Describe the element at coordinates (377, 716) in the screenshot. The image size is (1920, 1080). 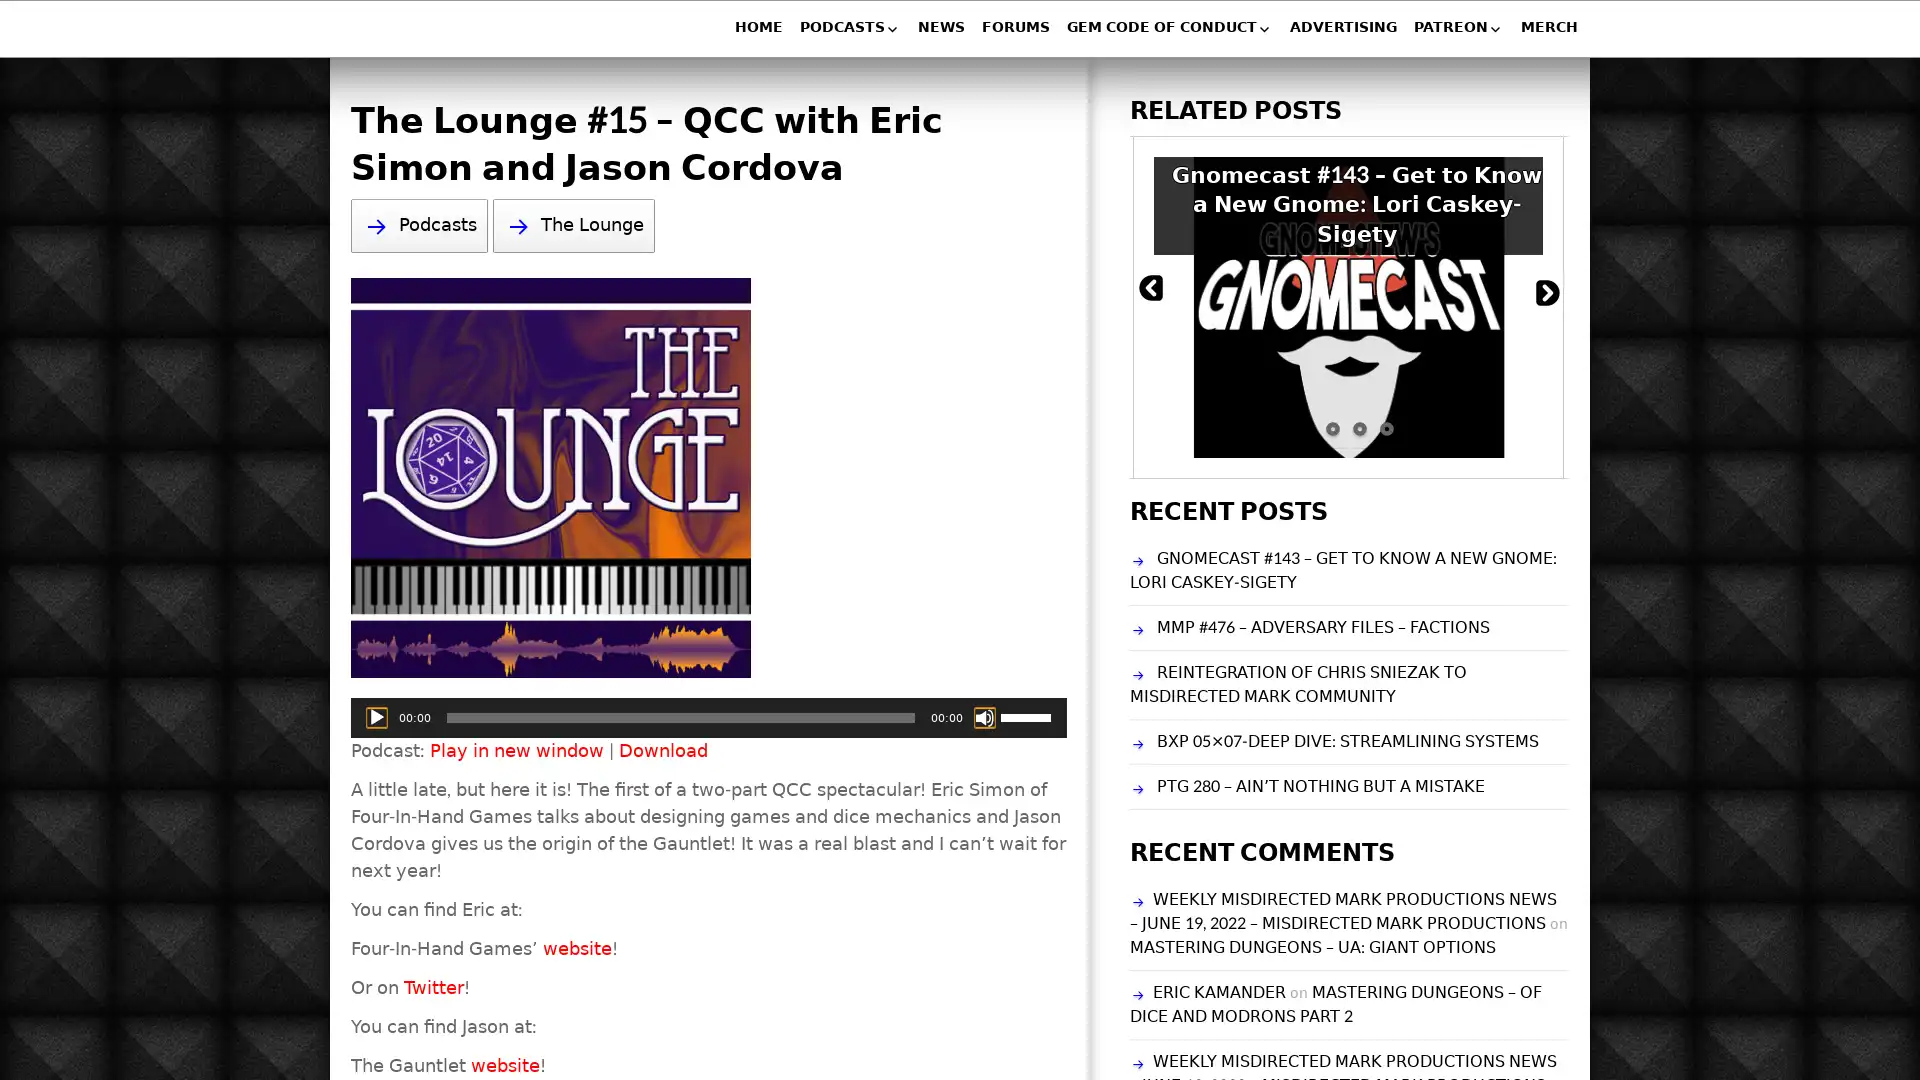
I see `Play` at that location.